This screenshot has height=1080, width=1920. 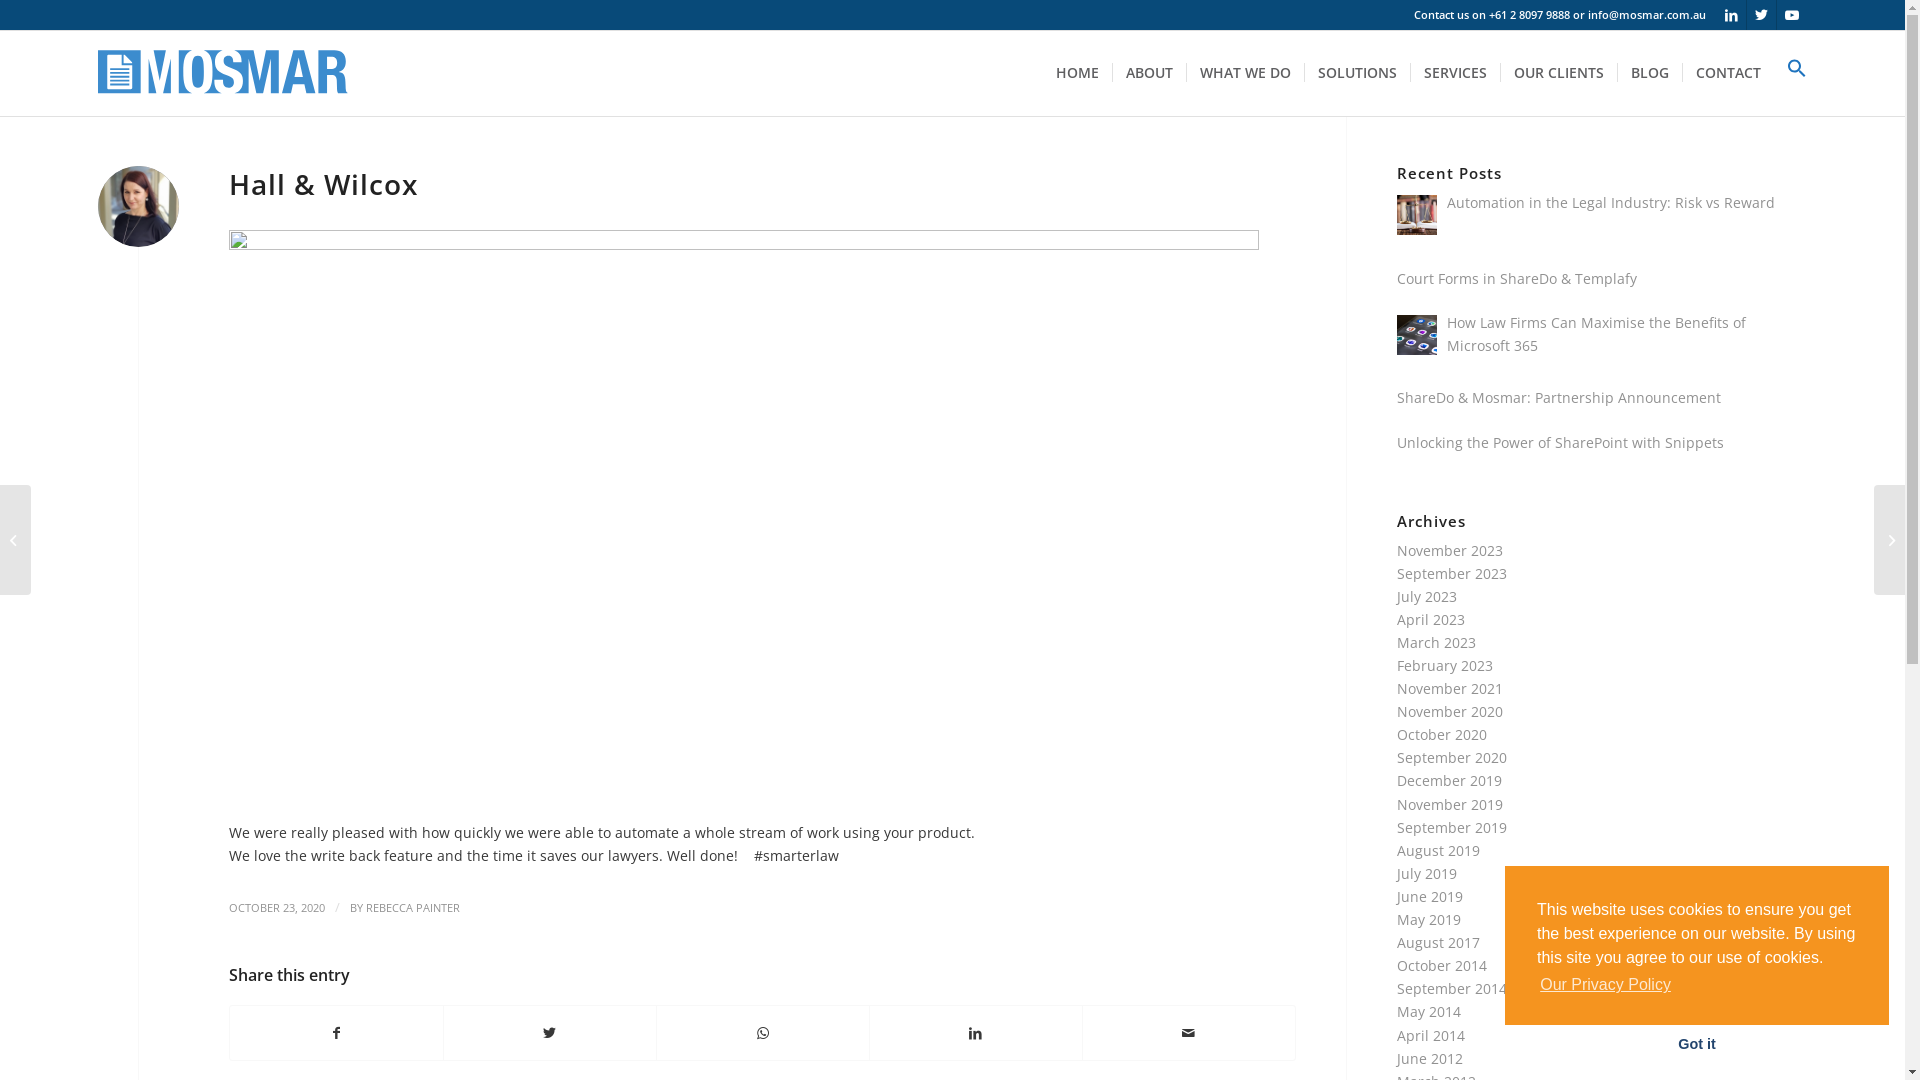 What do you see at coordinates (1646, 14) in the screenshot?
I see `'info@mosmar.com.au'` at bounding box center [1646, 14].